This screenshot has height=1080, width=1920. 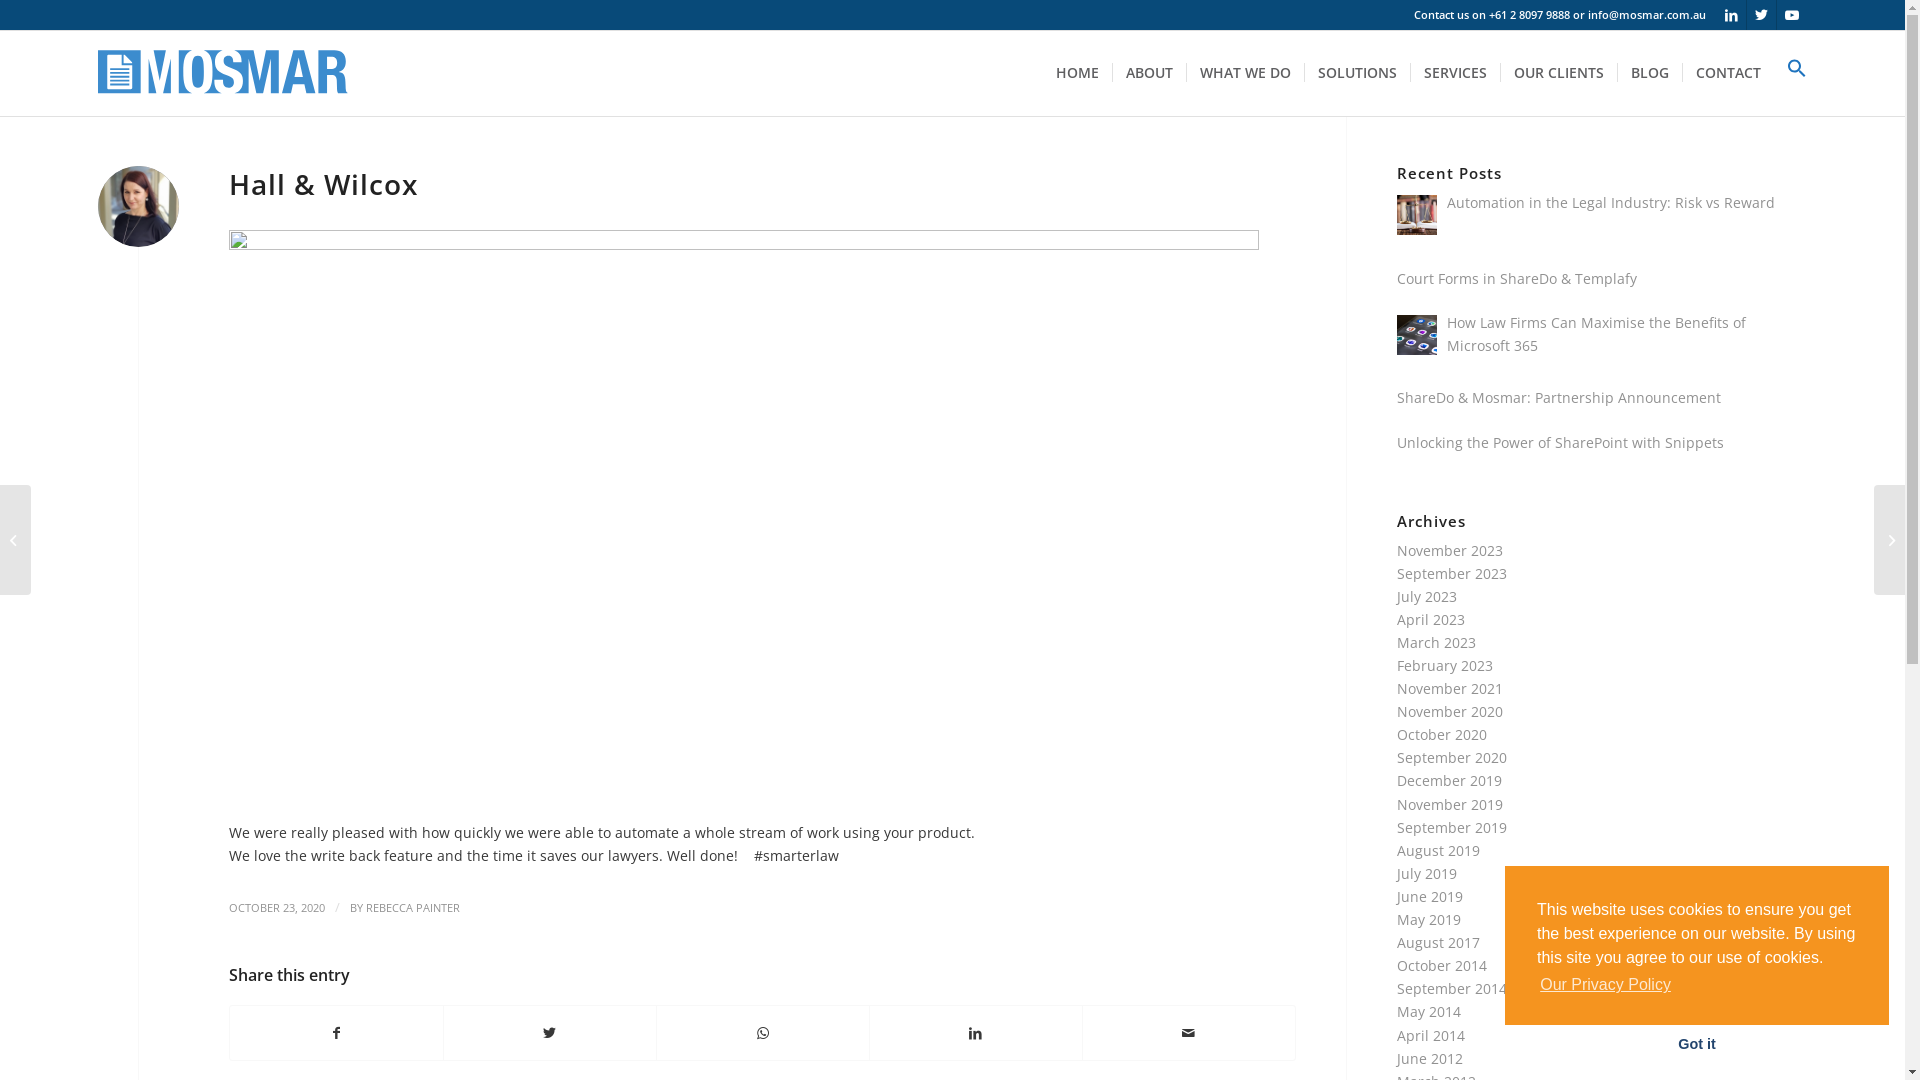 What do you see at coordinates (1646, 14) in the screenshot?
I see `'info@mosmar.com.au'` at bounding box center [1646, 14].